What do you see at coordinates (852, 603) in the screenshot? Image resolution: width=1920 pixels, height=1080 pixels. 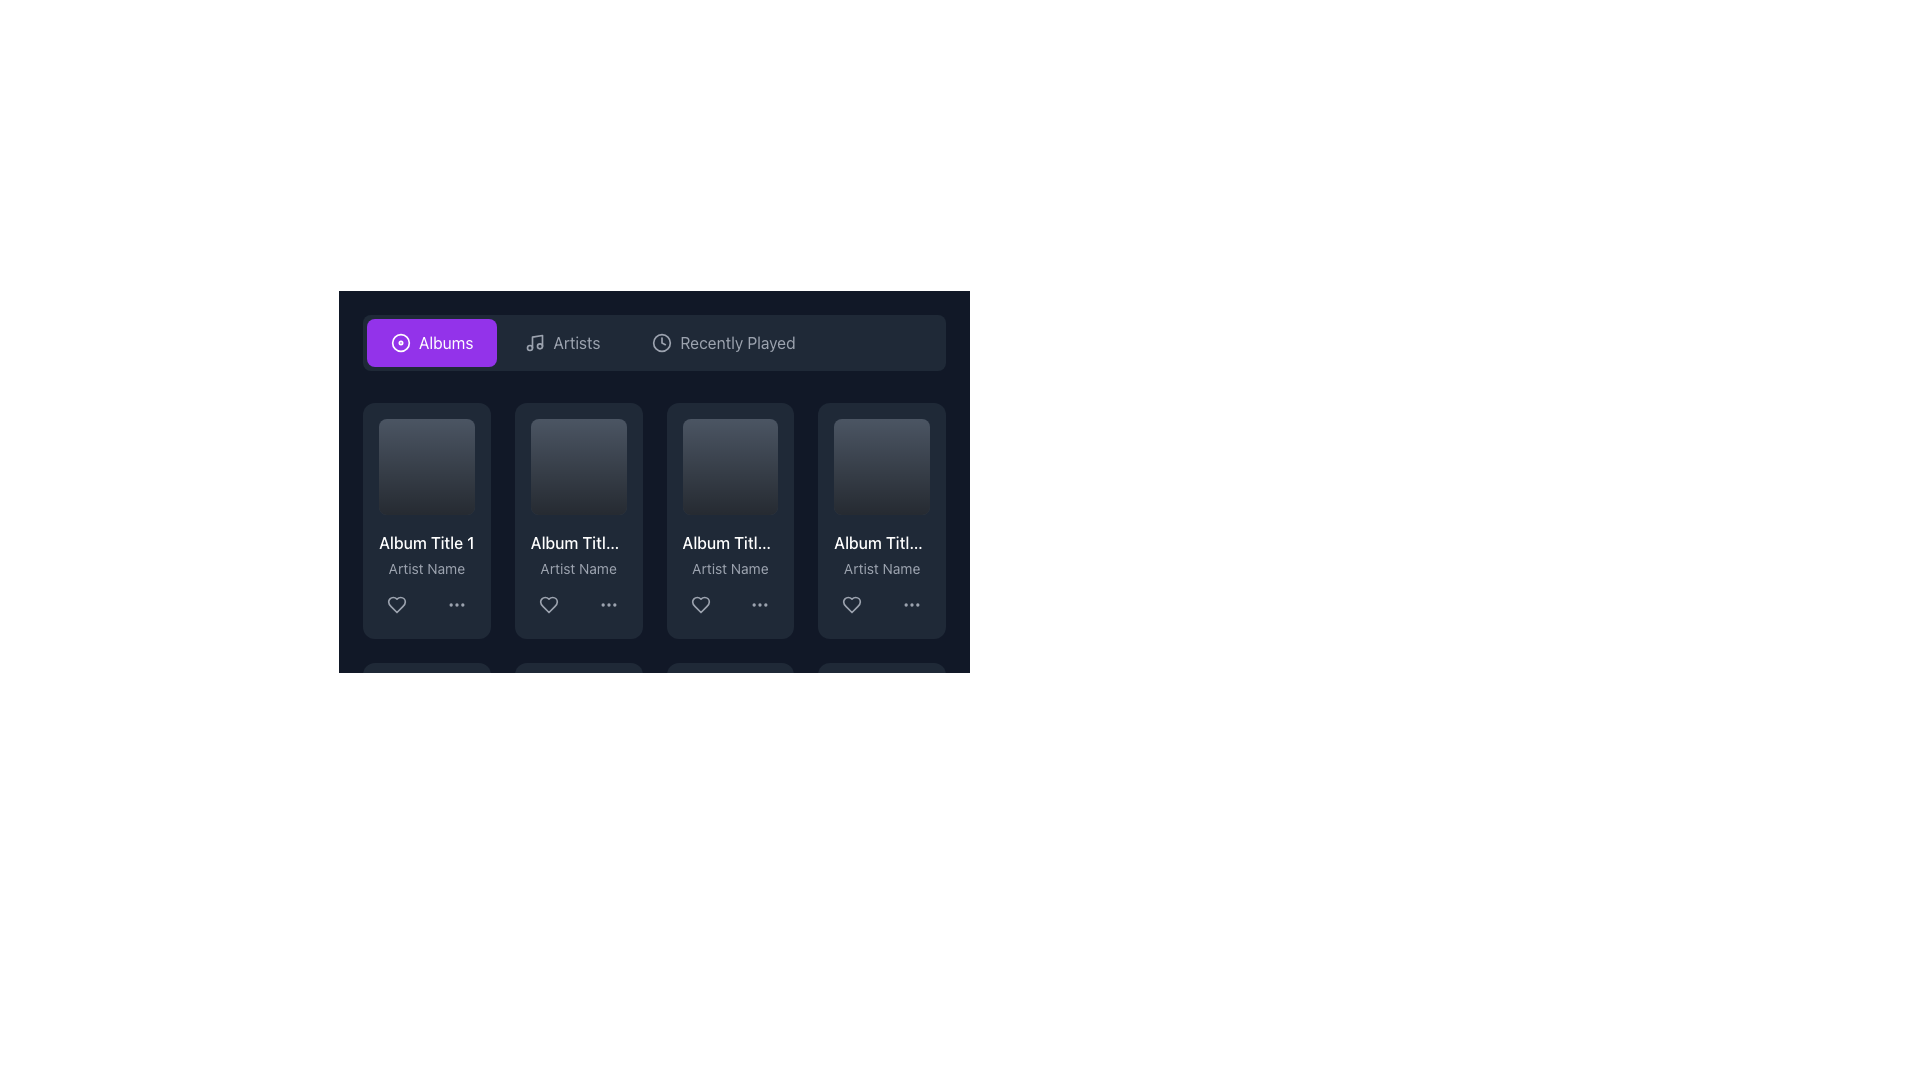 I see `the heart-shaped icon, which is the leftmost icon below the album title and artist name in the fourth card of the album grid, to indicate preference or like` at bounding box center [852, 603].